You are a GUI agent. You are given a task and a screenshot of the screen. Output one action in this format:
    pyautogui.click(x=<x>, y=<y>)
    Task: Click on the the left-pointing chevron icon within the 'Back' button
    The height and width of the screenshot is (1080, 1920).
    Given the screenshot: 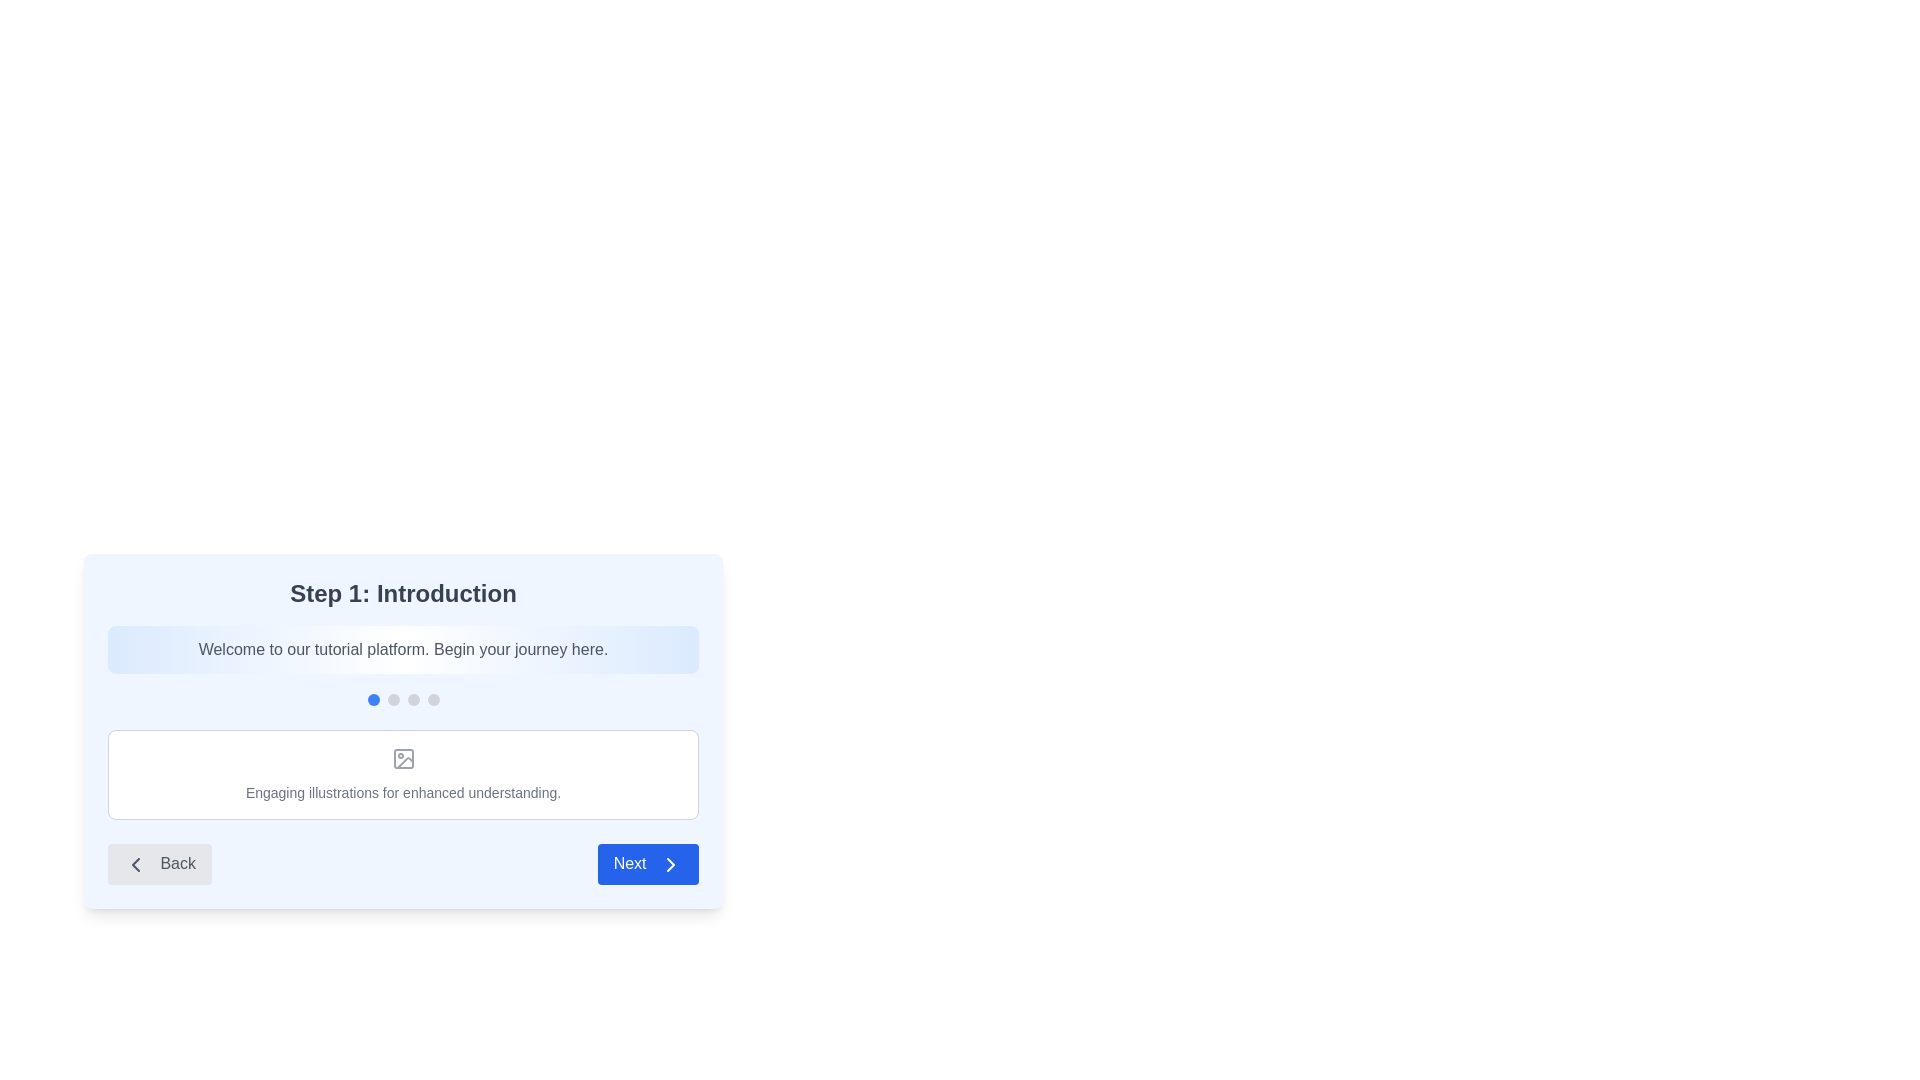 What is the action you would take?
    pyautogui.click(x=134, y=863)
    